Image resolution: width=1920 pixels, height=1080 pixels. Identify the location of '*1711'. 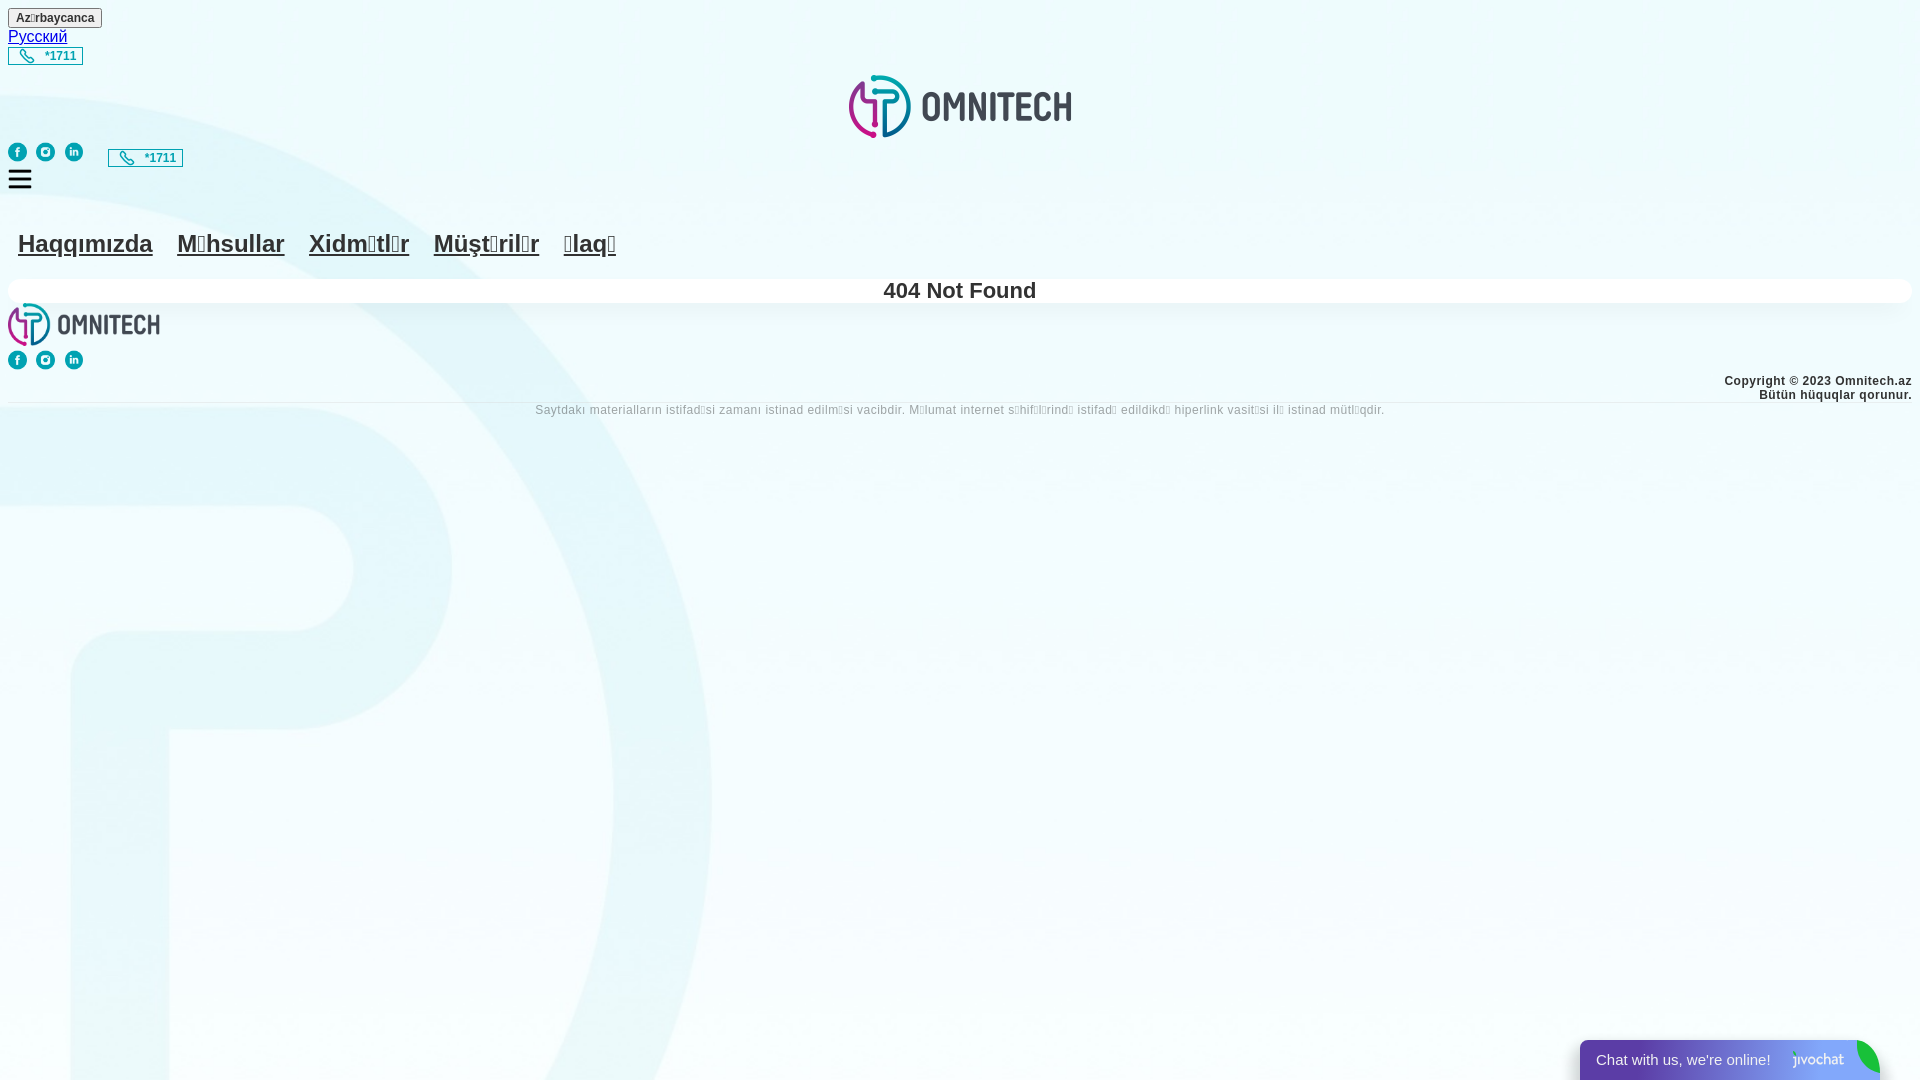
(144, 157).